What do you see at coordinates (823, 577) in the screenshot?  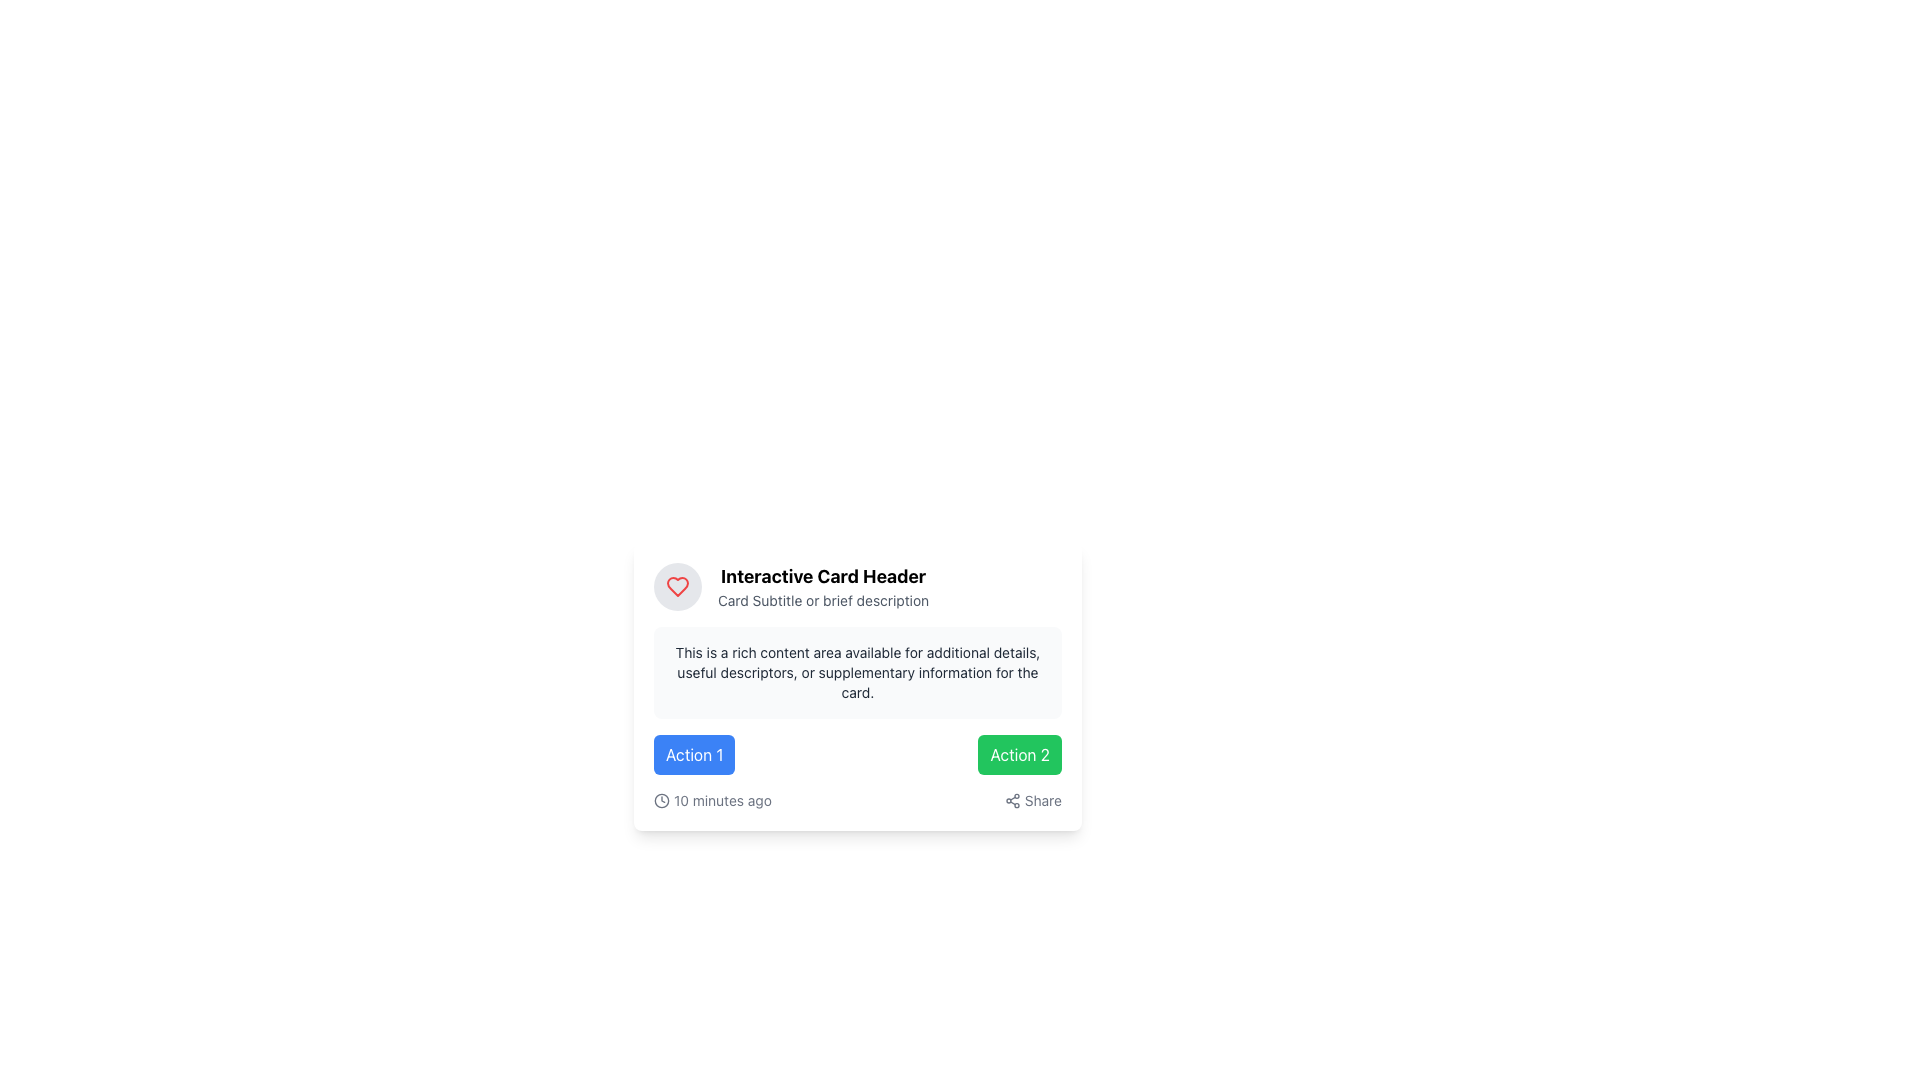 I see `text content of the bold and large-sized text label labeled 'Interactive Card Header' located in the header section of the card layout` at bounding box center [823, 577].